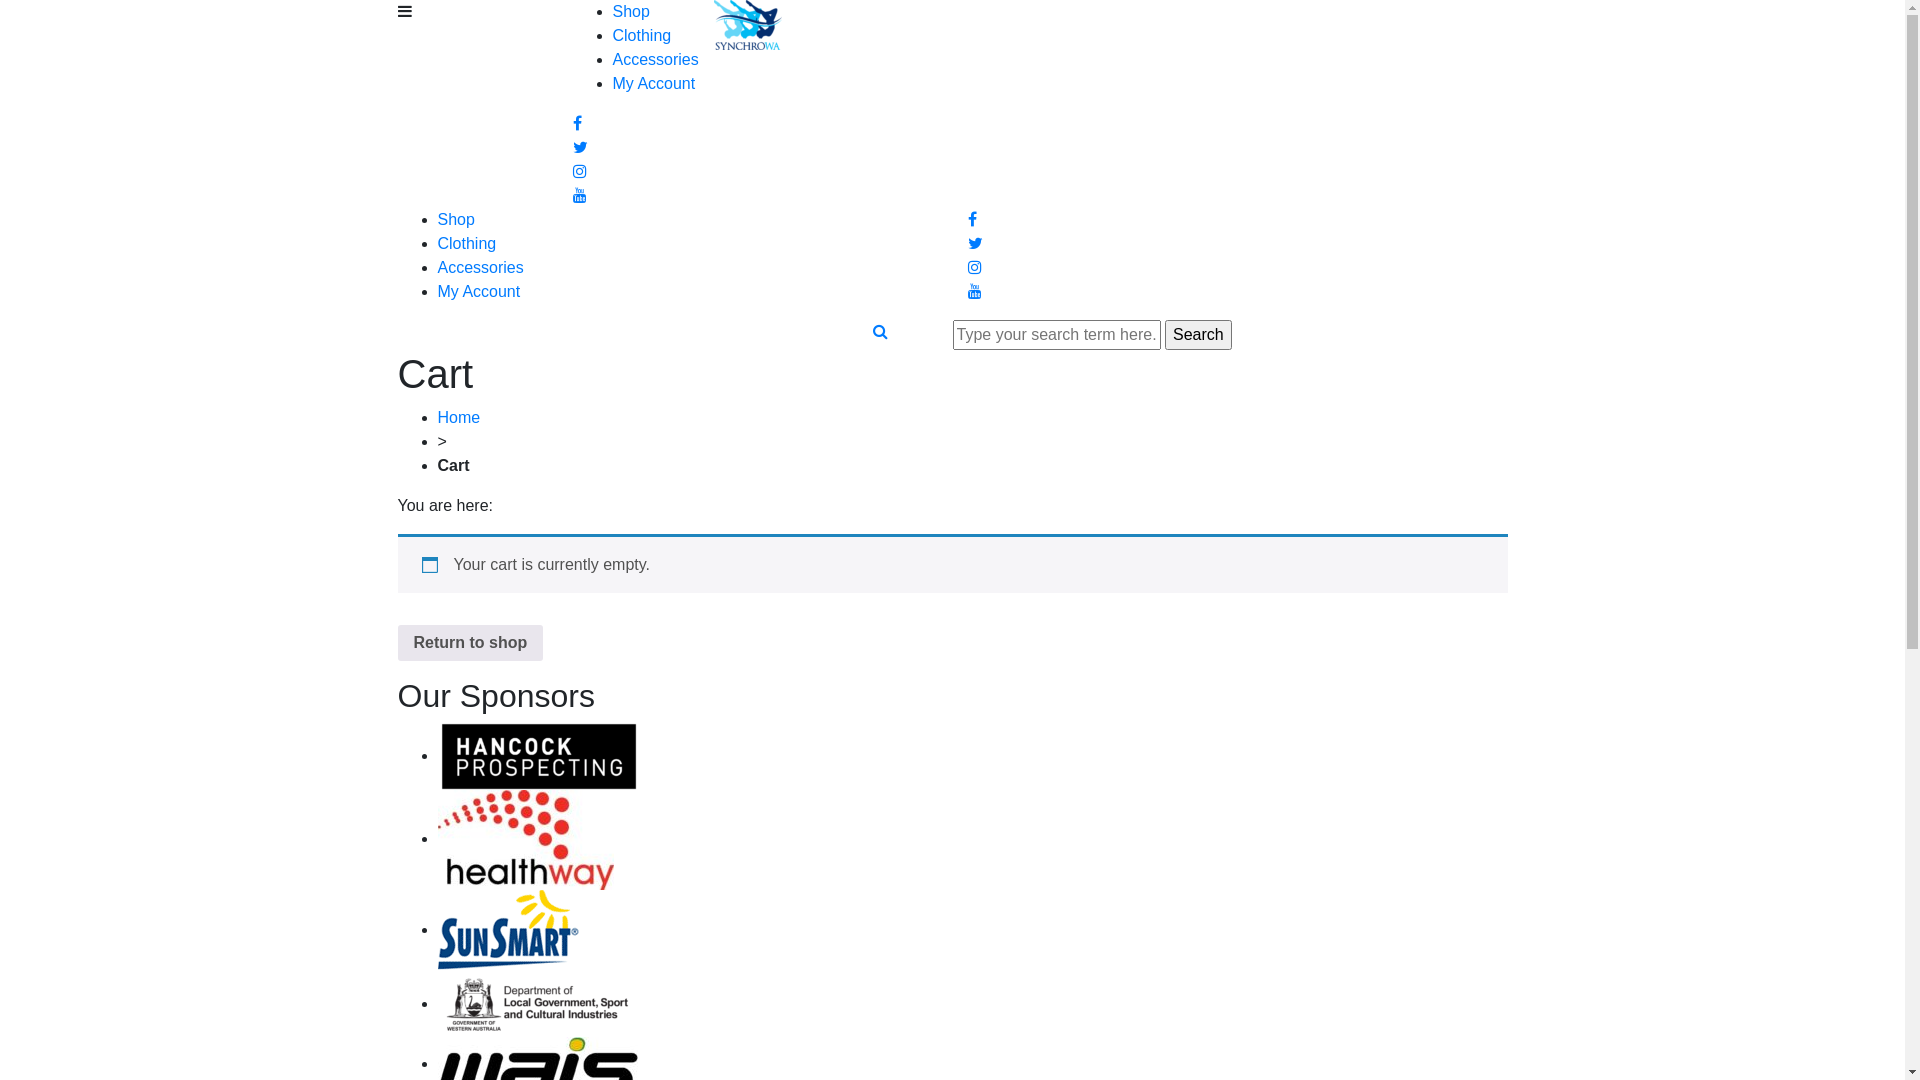 The height and width of the screenshot is (1080, 1920). I want to click on 'Return to shop', so click(469, 643).